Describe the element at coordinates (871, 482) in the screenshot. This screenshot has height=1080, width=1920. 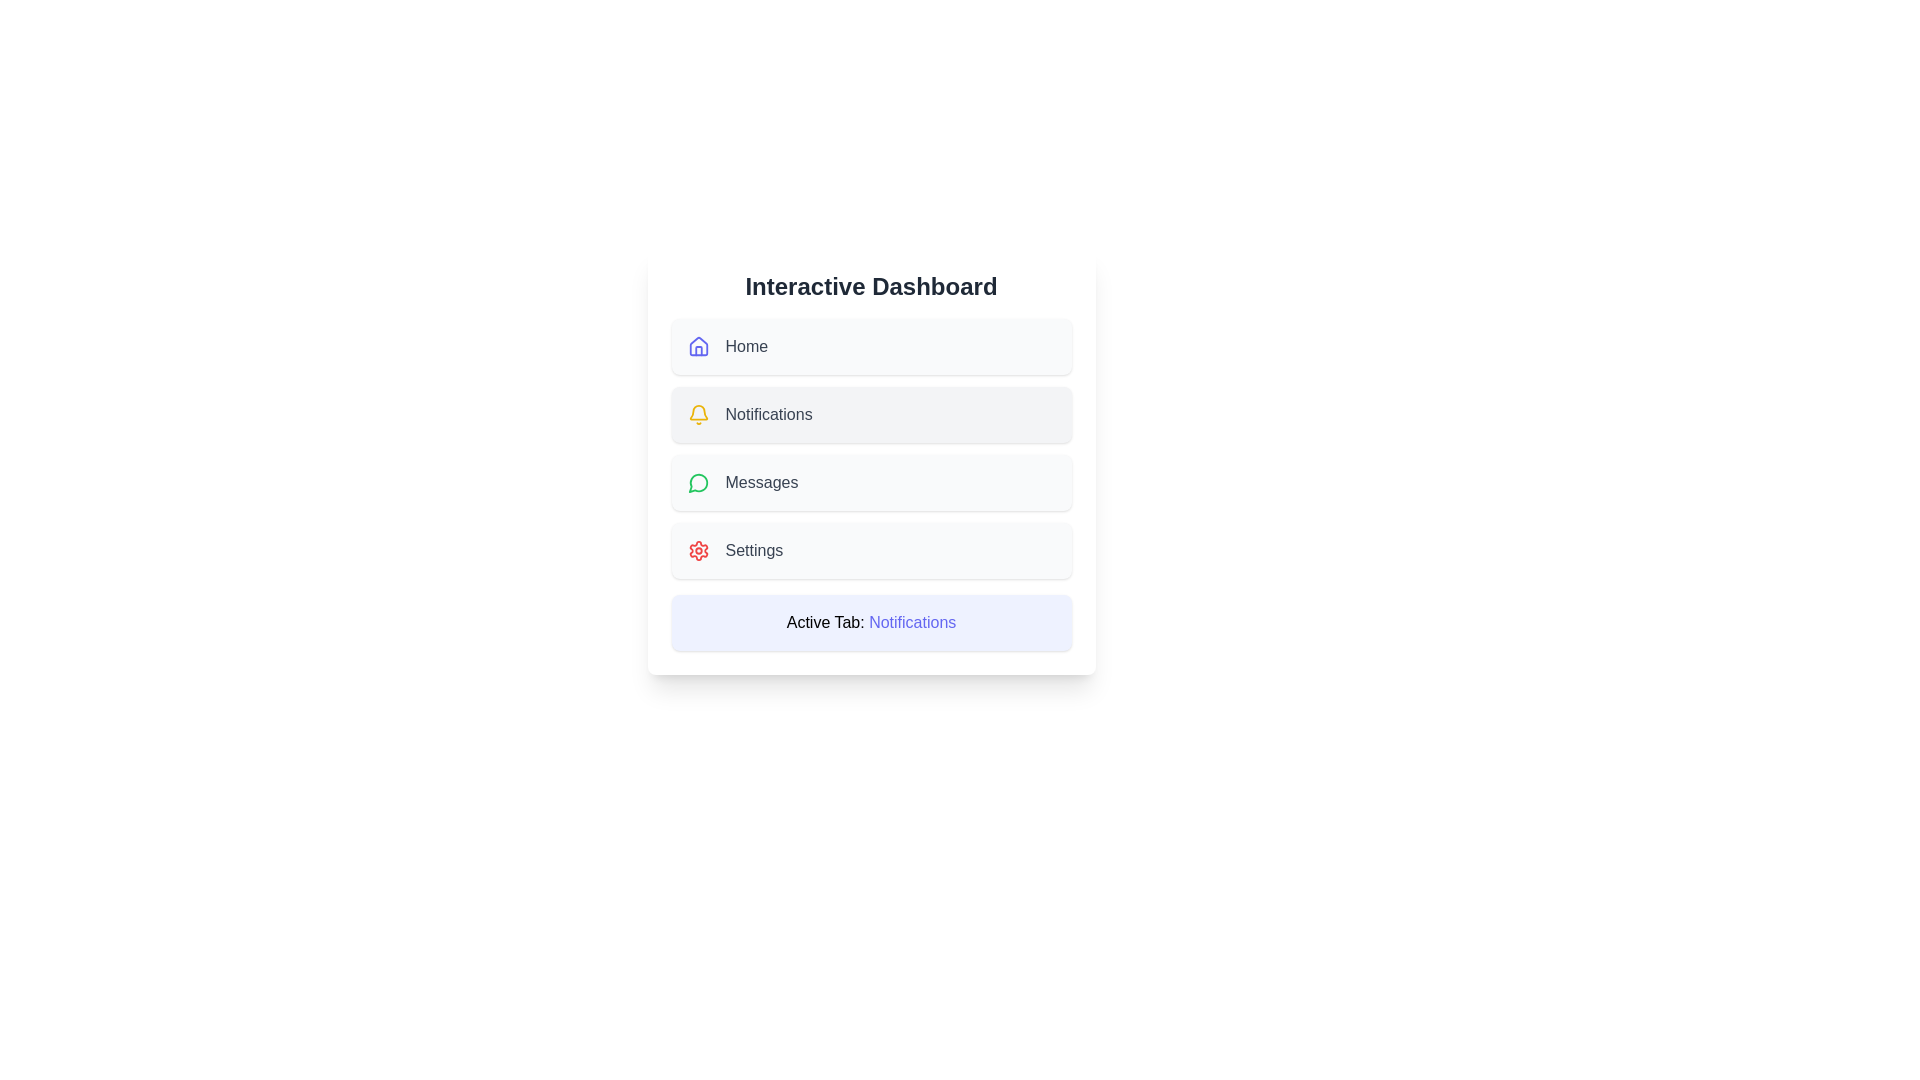
I see `the menu button labeled Messages` at that location.